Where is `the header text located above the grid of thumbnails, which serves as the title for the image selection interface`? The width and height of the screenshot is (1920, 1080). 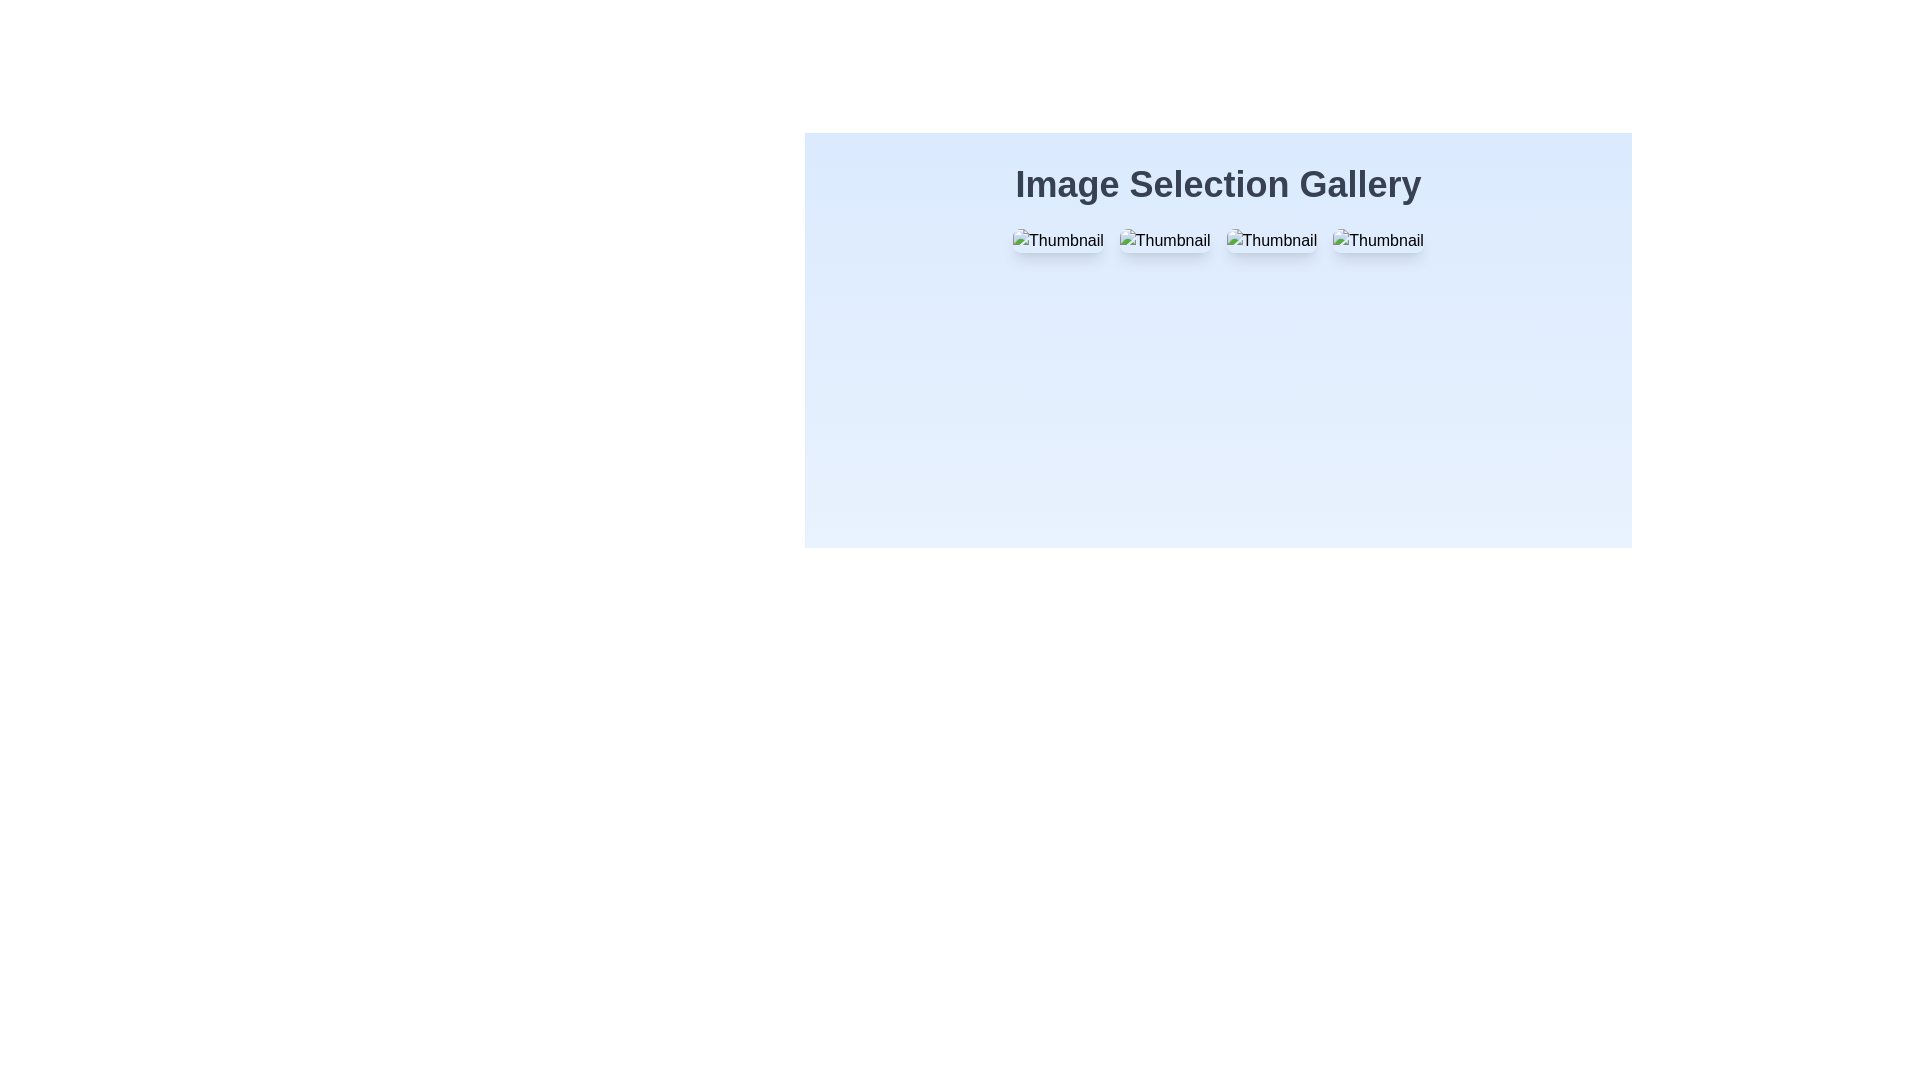
the header text located above the grid of thumbnails, which serves as the title for the image selection interface is located at coordinates (1217, 185).